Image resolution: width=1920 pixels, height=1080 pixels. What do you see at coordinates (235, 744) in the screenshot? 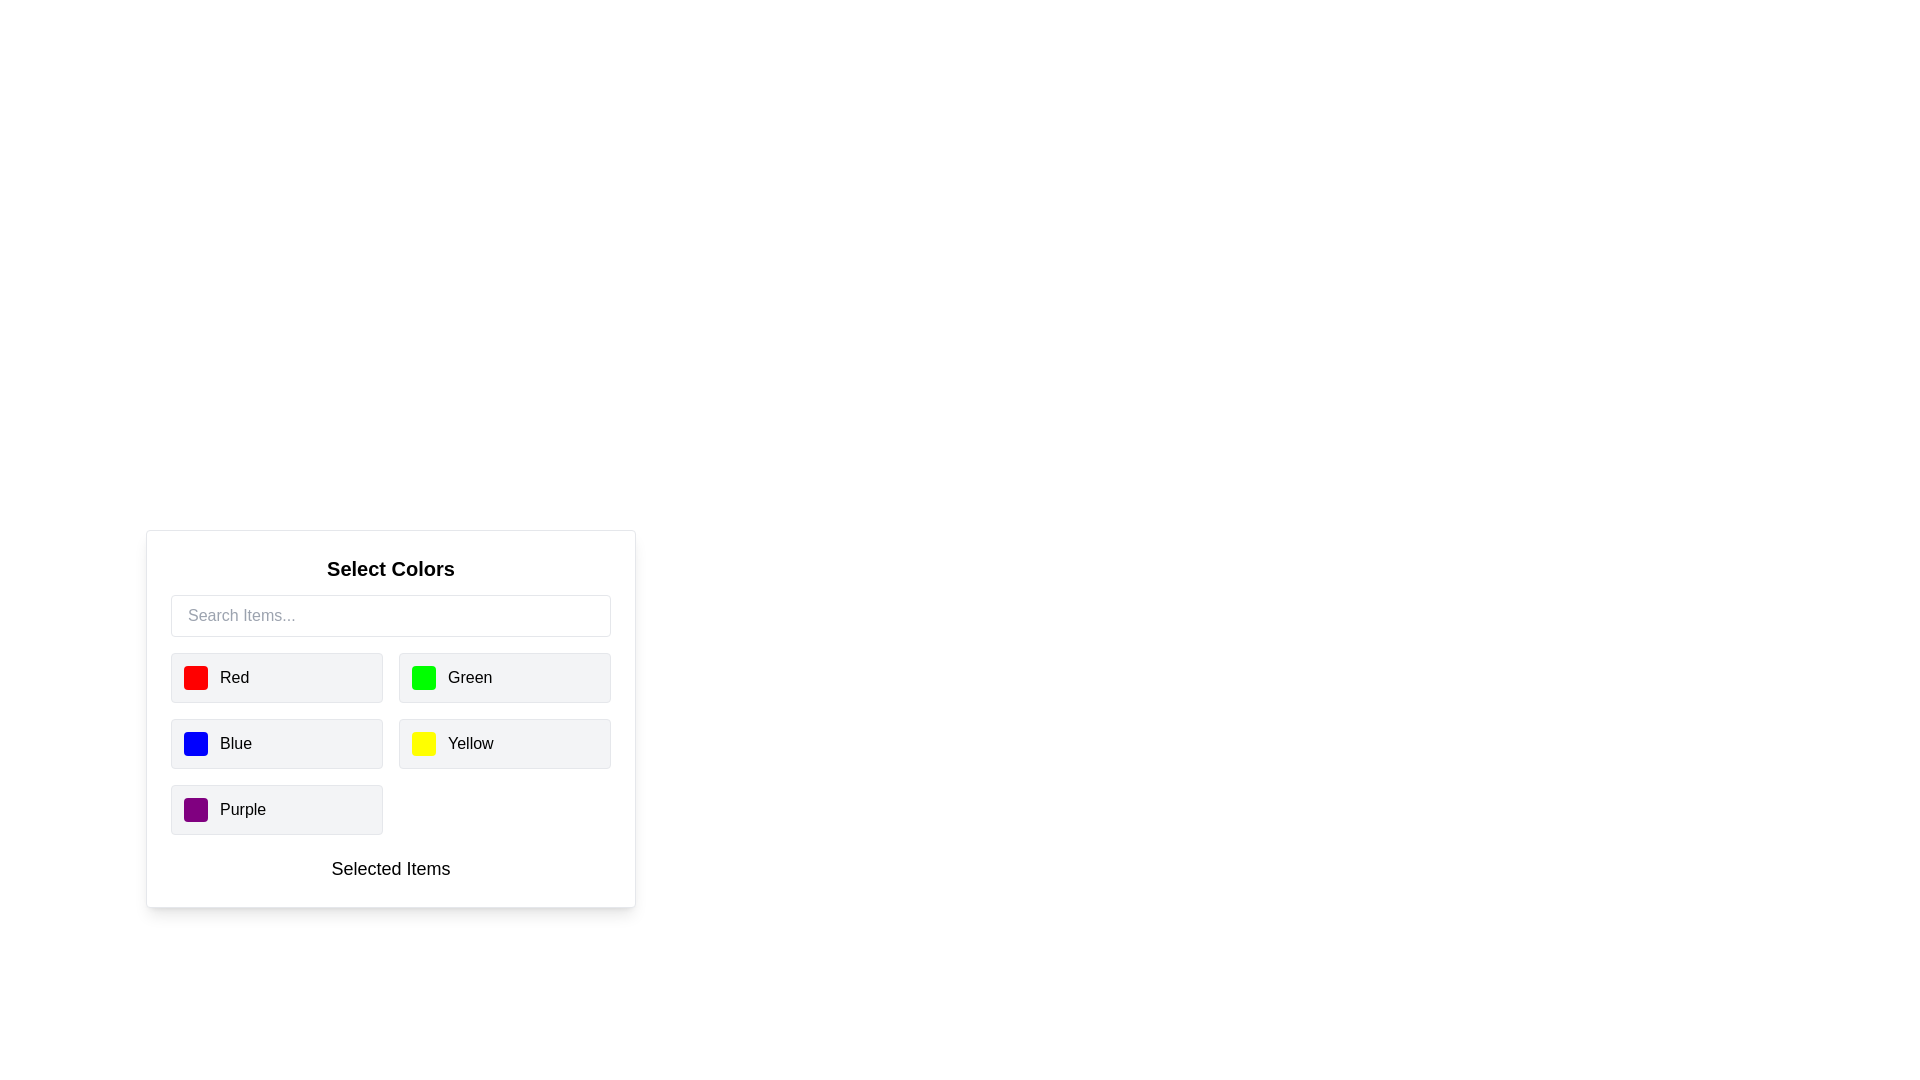
I see `text label that provides the name of the color represented by the adjacent blue square icon, located in the second row of the color selection grid` at bounding box center [235, 744].